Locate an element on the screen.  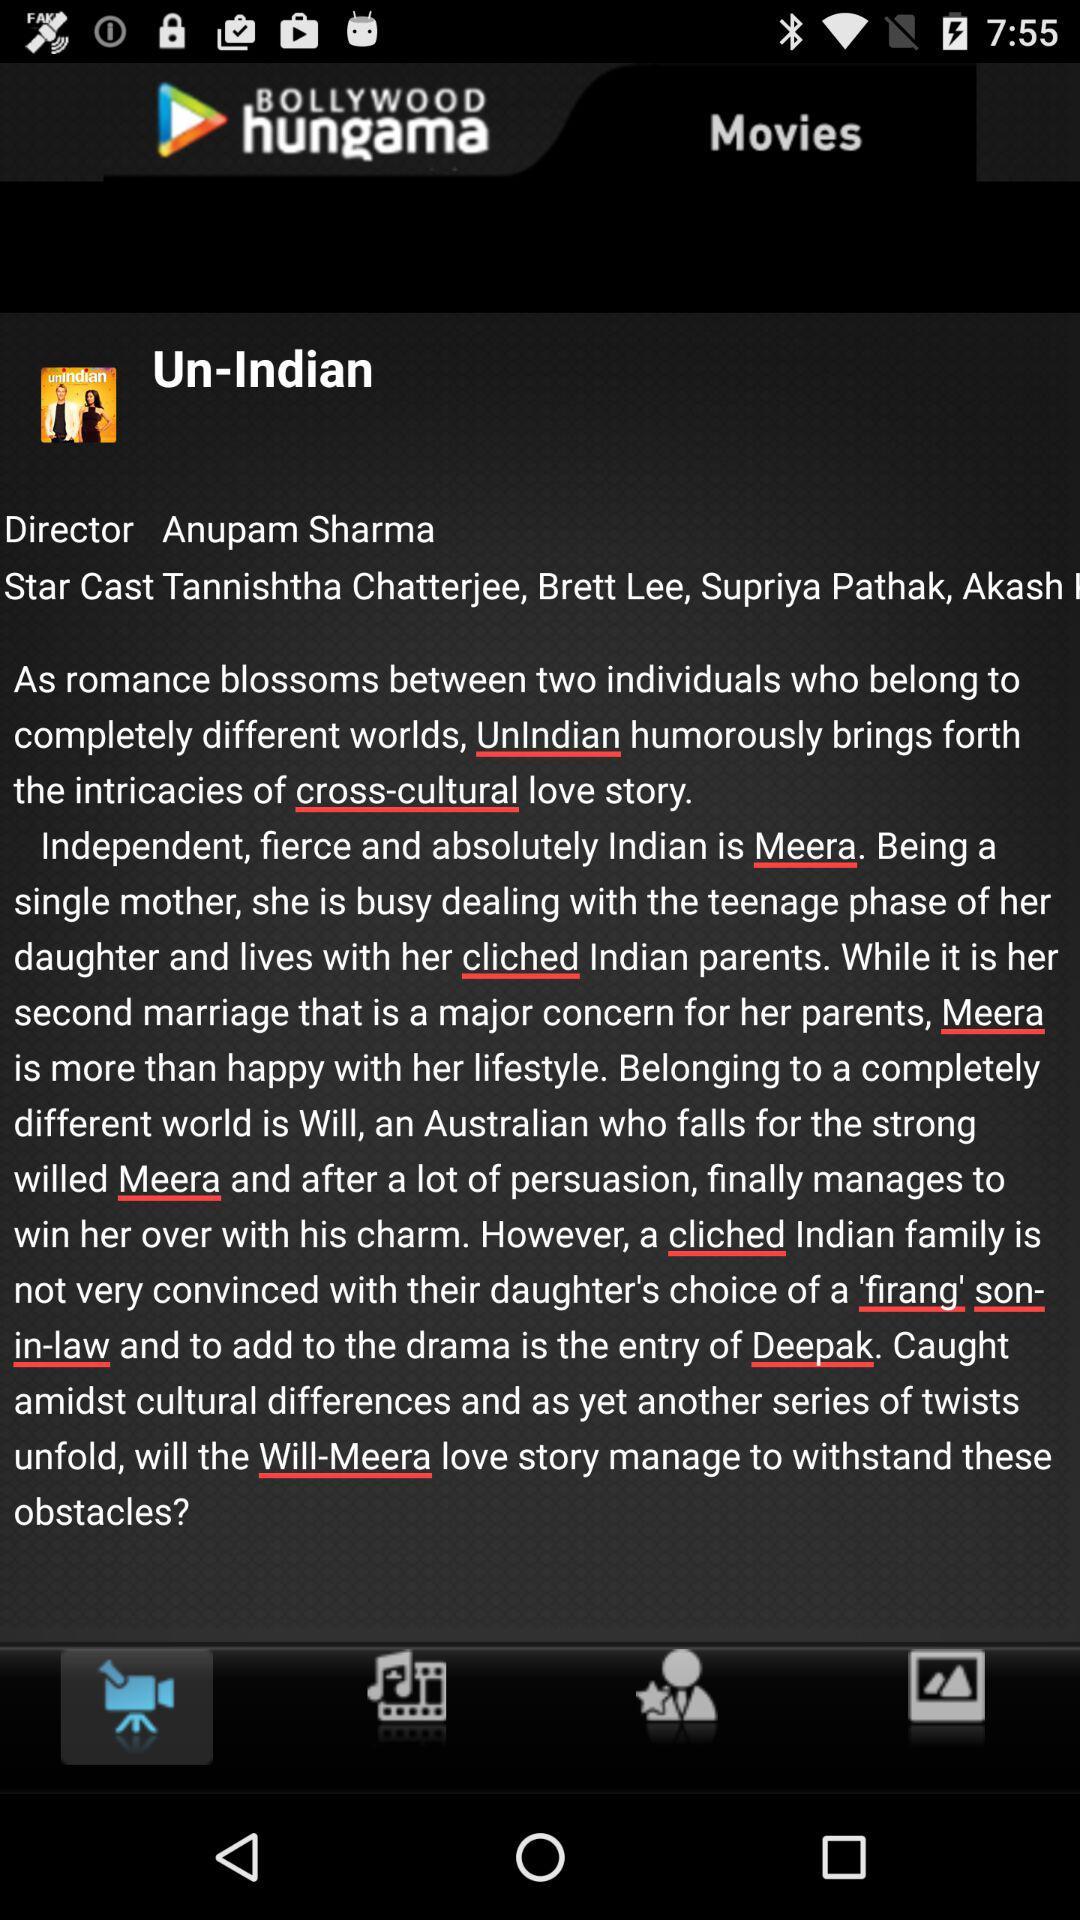
the as romance blossoms at the center is located at coordinates (540, 1073).